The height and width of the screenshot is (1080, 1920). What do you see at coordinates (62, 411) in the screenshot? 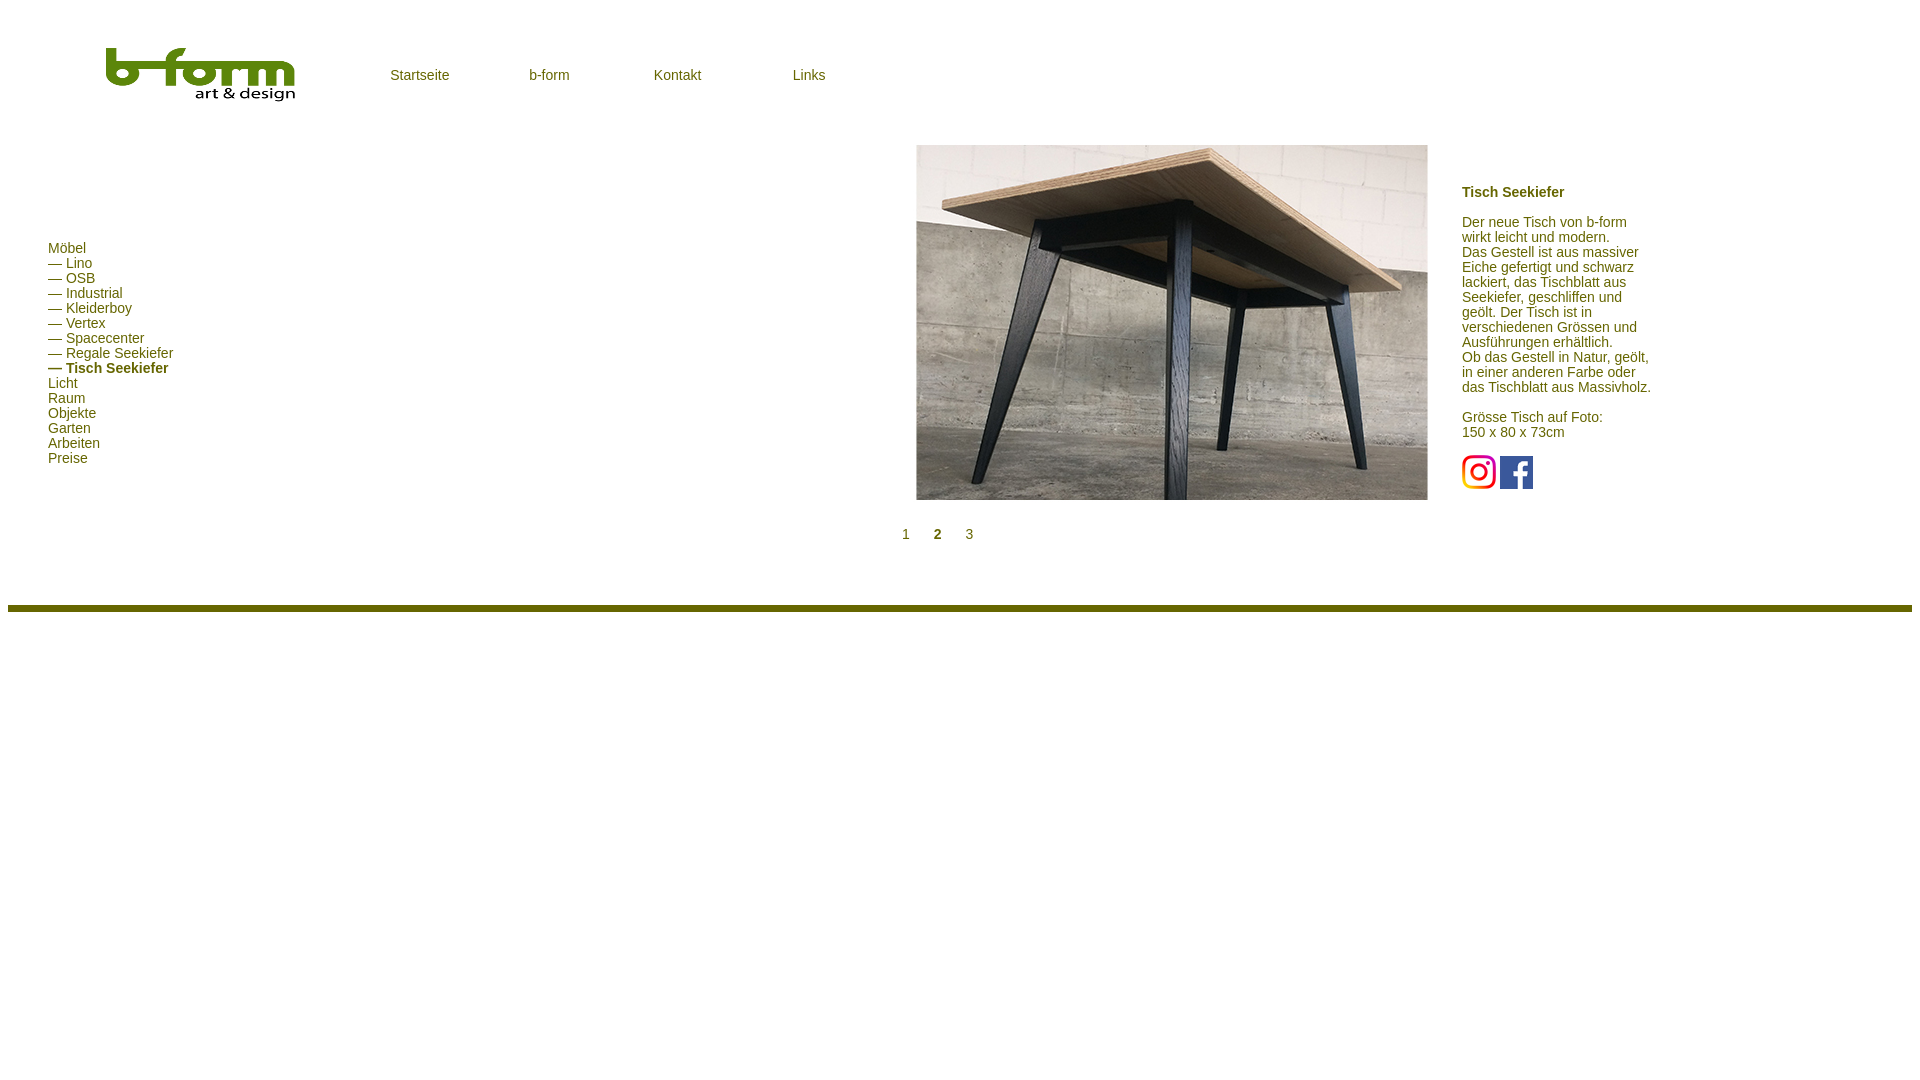
I see `'Objekte'` at bounding box center [62, 411].